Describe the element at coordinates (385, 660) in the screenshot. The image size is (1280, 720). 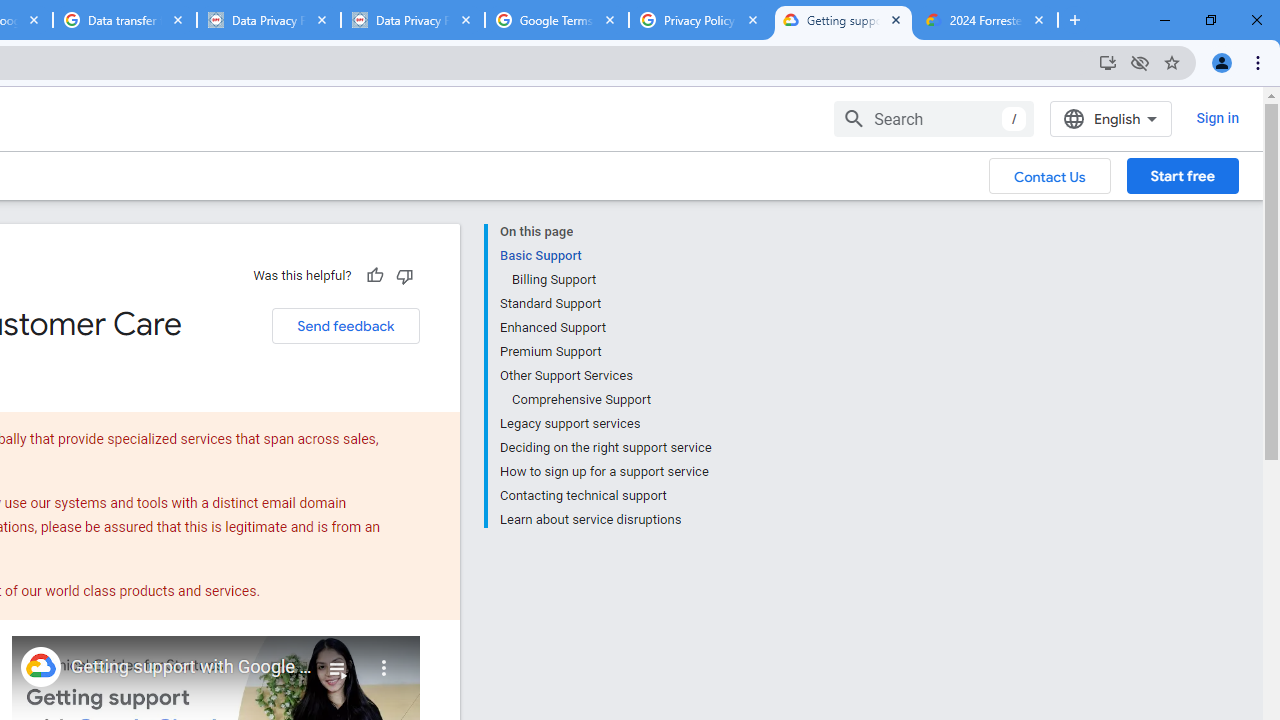
I see `'More'` at that location.